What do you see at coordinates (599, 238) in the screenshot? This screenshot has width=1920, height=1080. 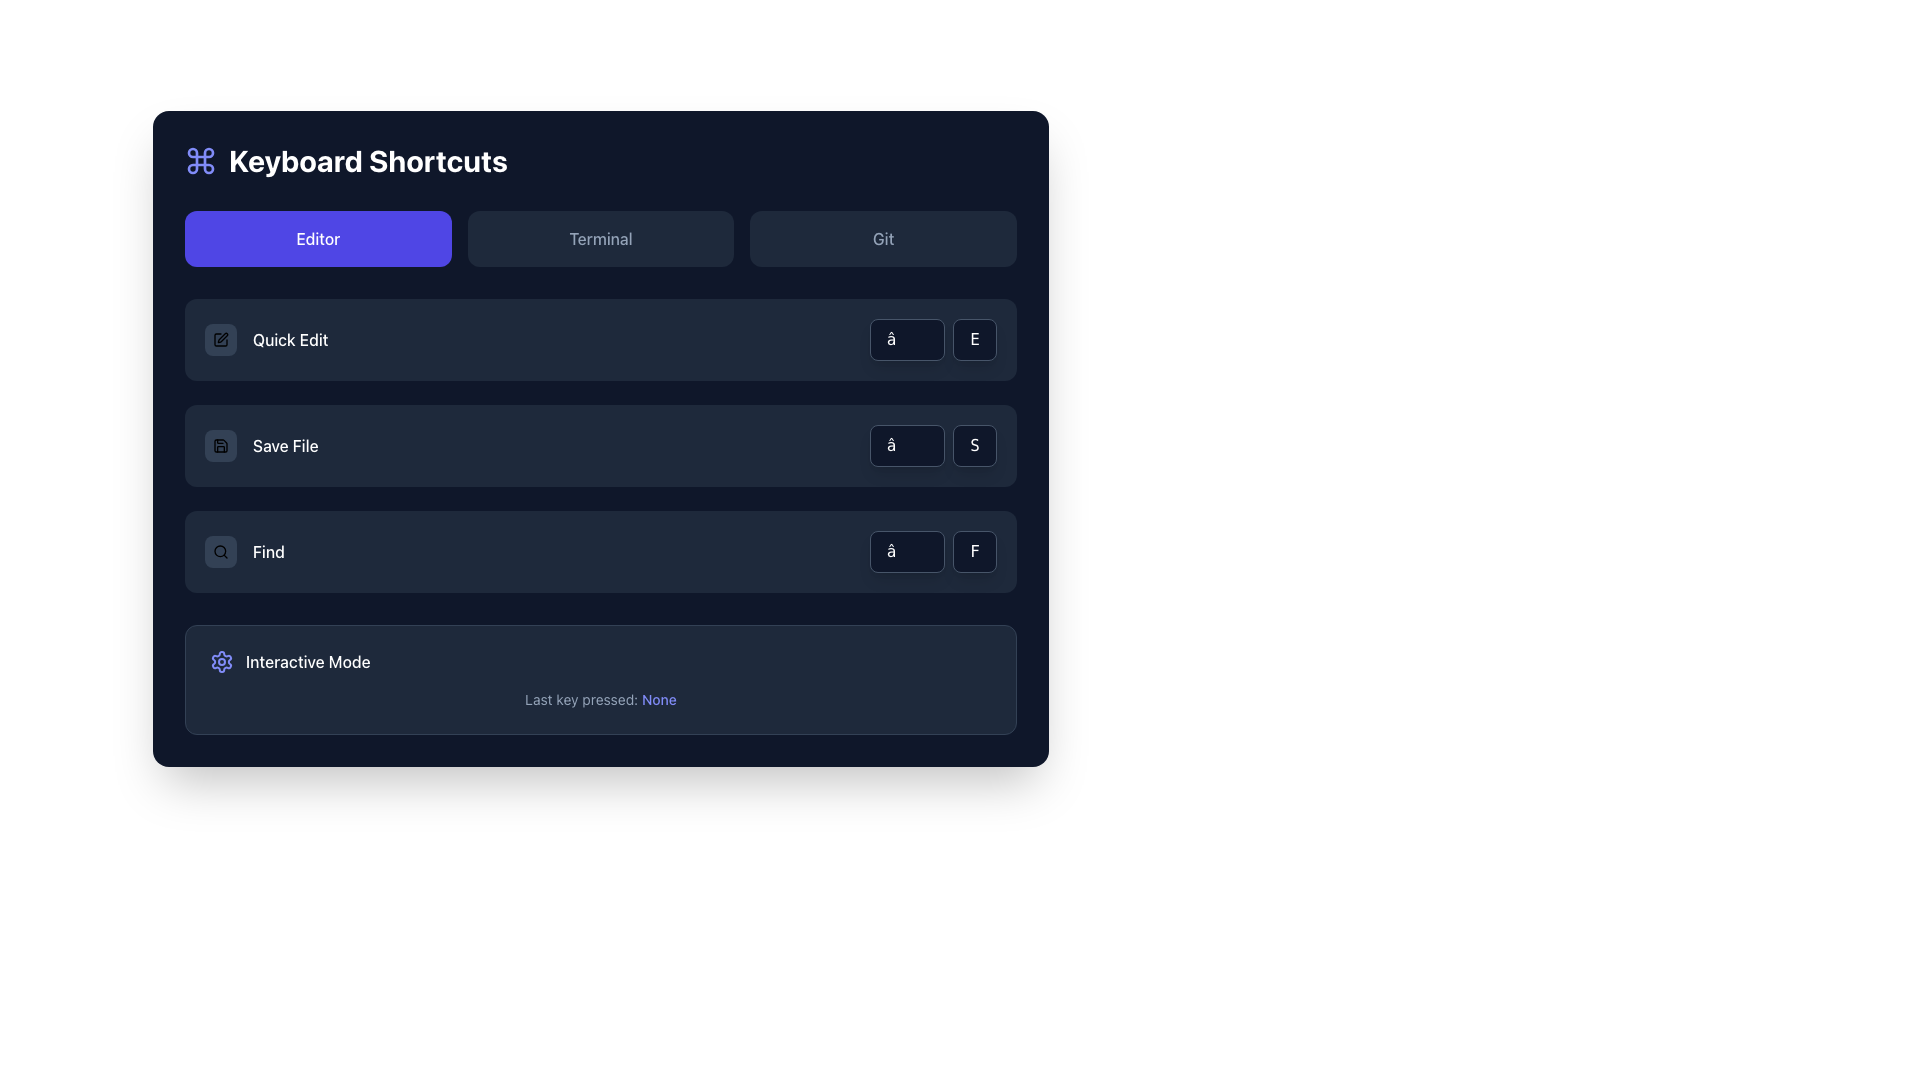 I see `the button located between the 'Editor' and 'Git' buttons under the 'Keyboard Shortcuts' header` at bounding box center [599, 238].